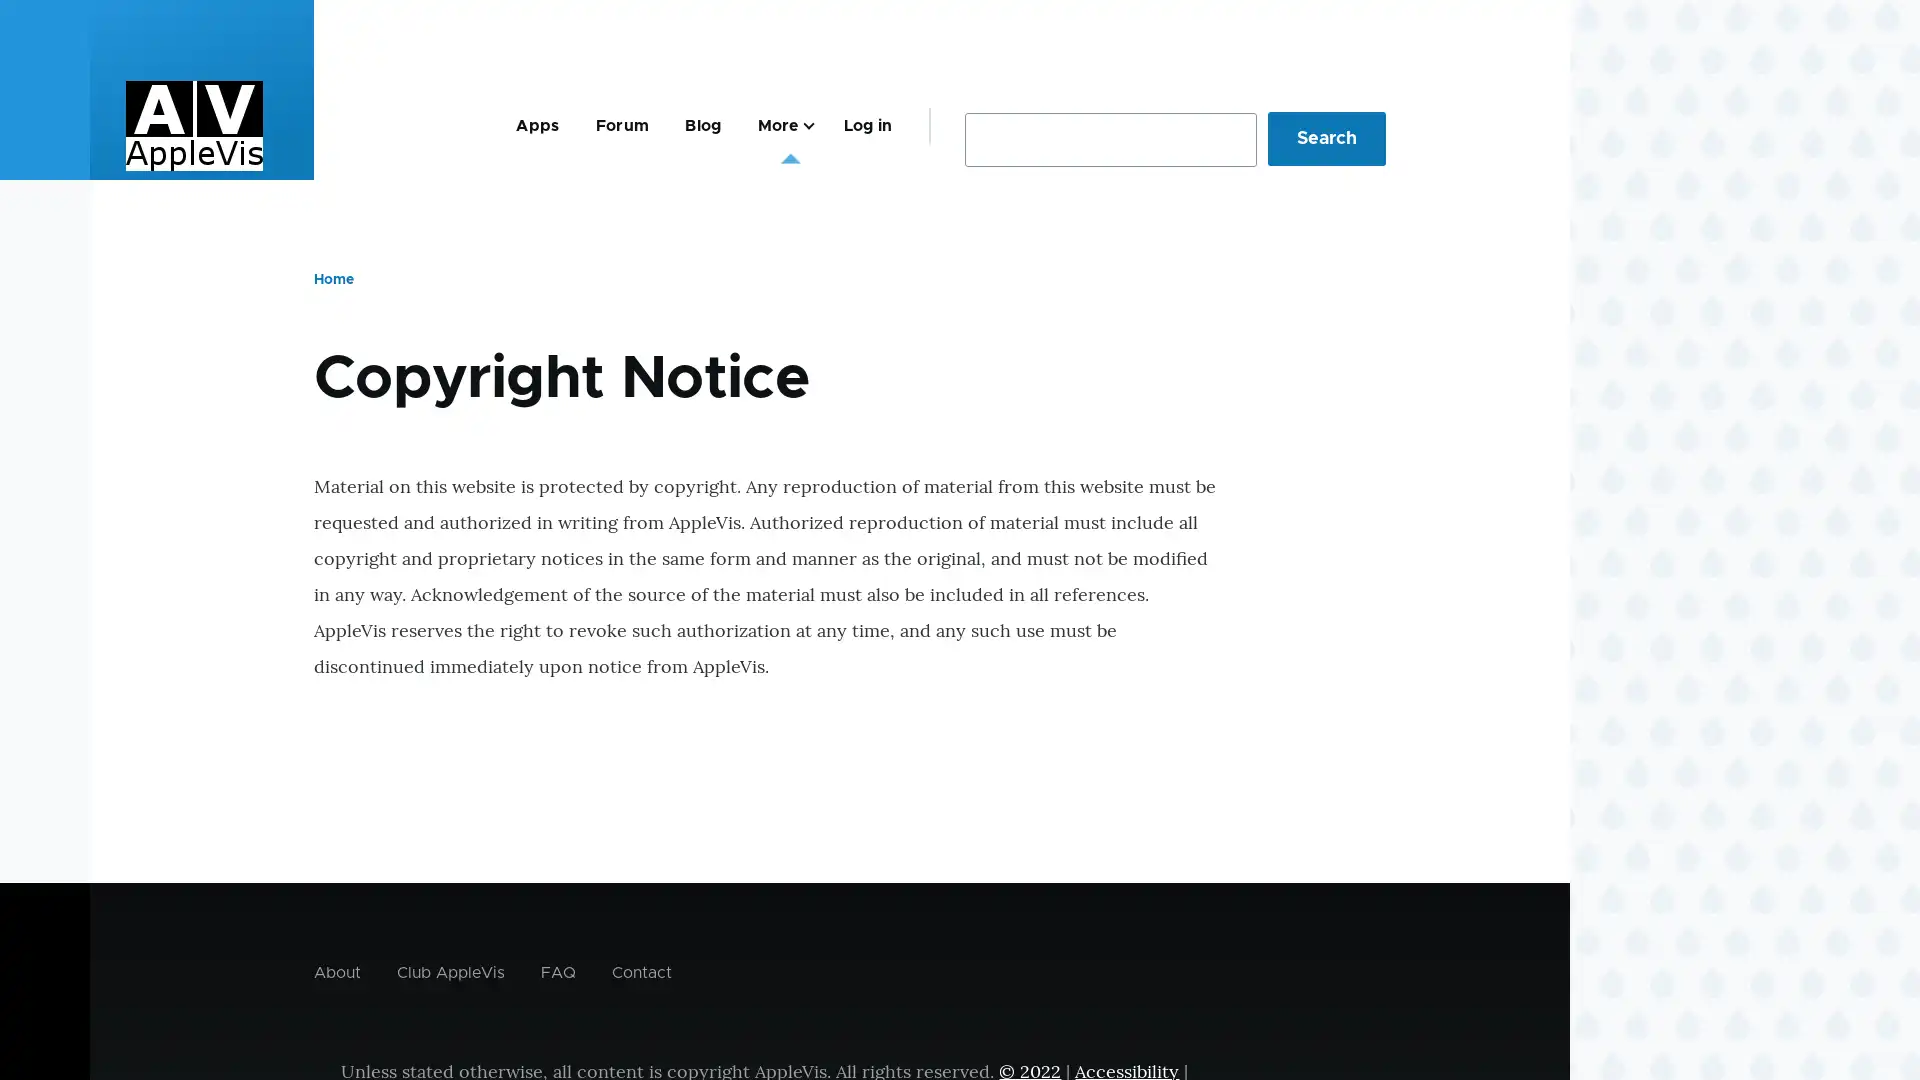 The image size is (1920, 1080). I want to click on More, so click(781, 125).